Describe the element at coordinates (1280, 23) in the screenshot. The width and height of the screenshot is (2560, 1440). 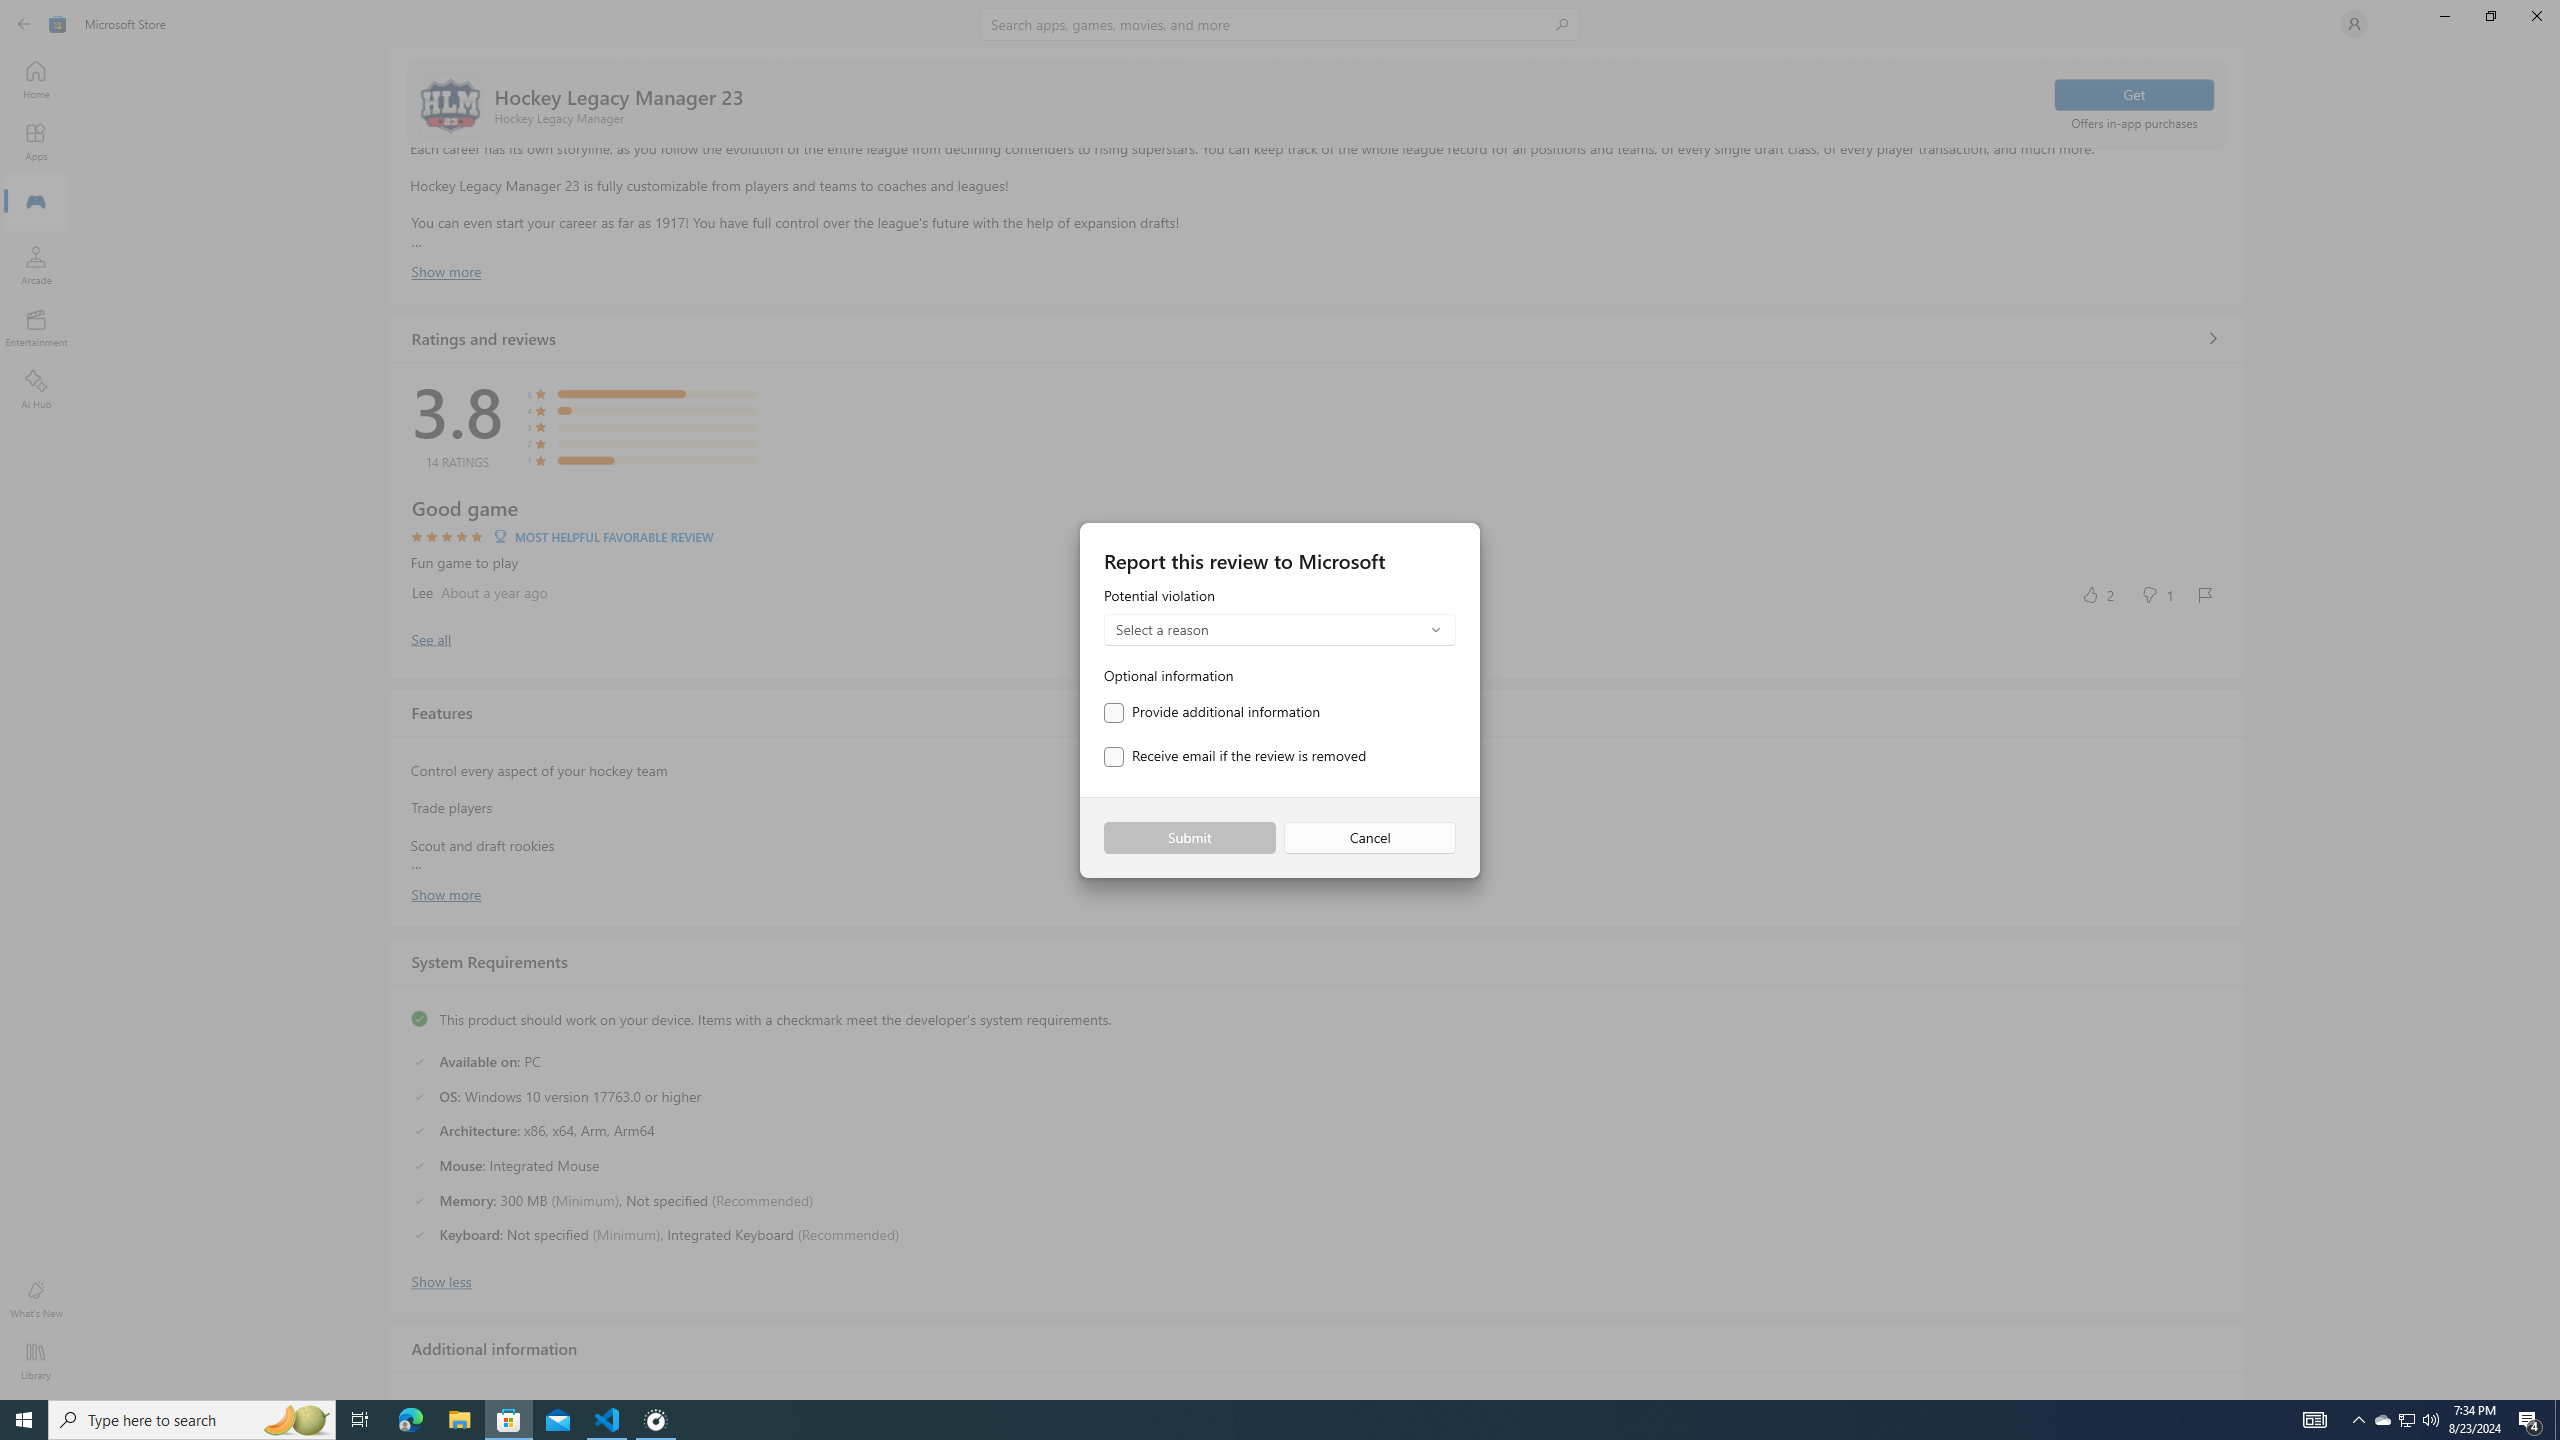
I see `'Search'` at that location.